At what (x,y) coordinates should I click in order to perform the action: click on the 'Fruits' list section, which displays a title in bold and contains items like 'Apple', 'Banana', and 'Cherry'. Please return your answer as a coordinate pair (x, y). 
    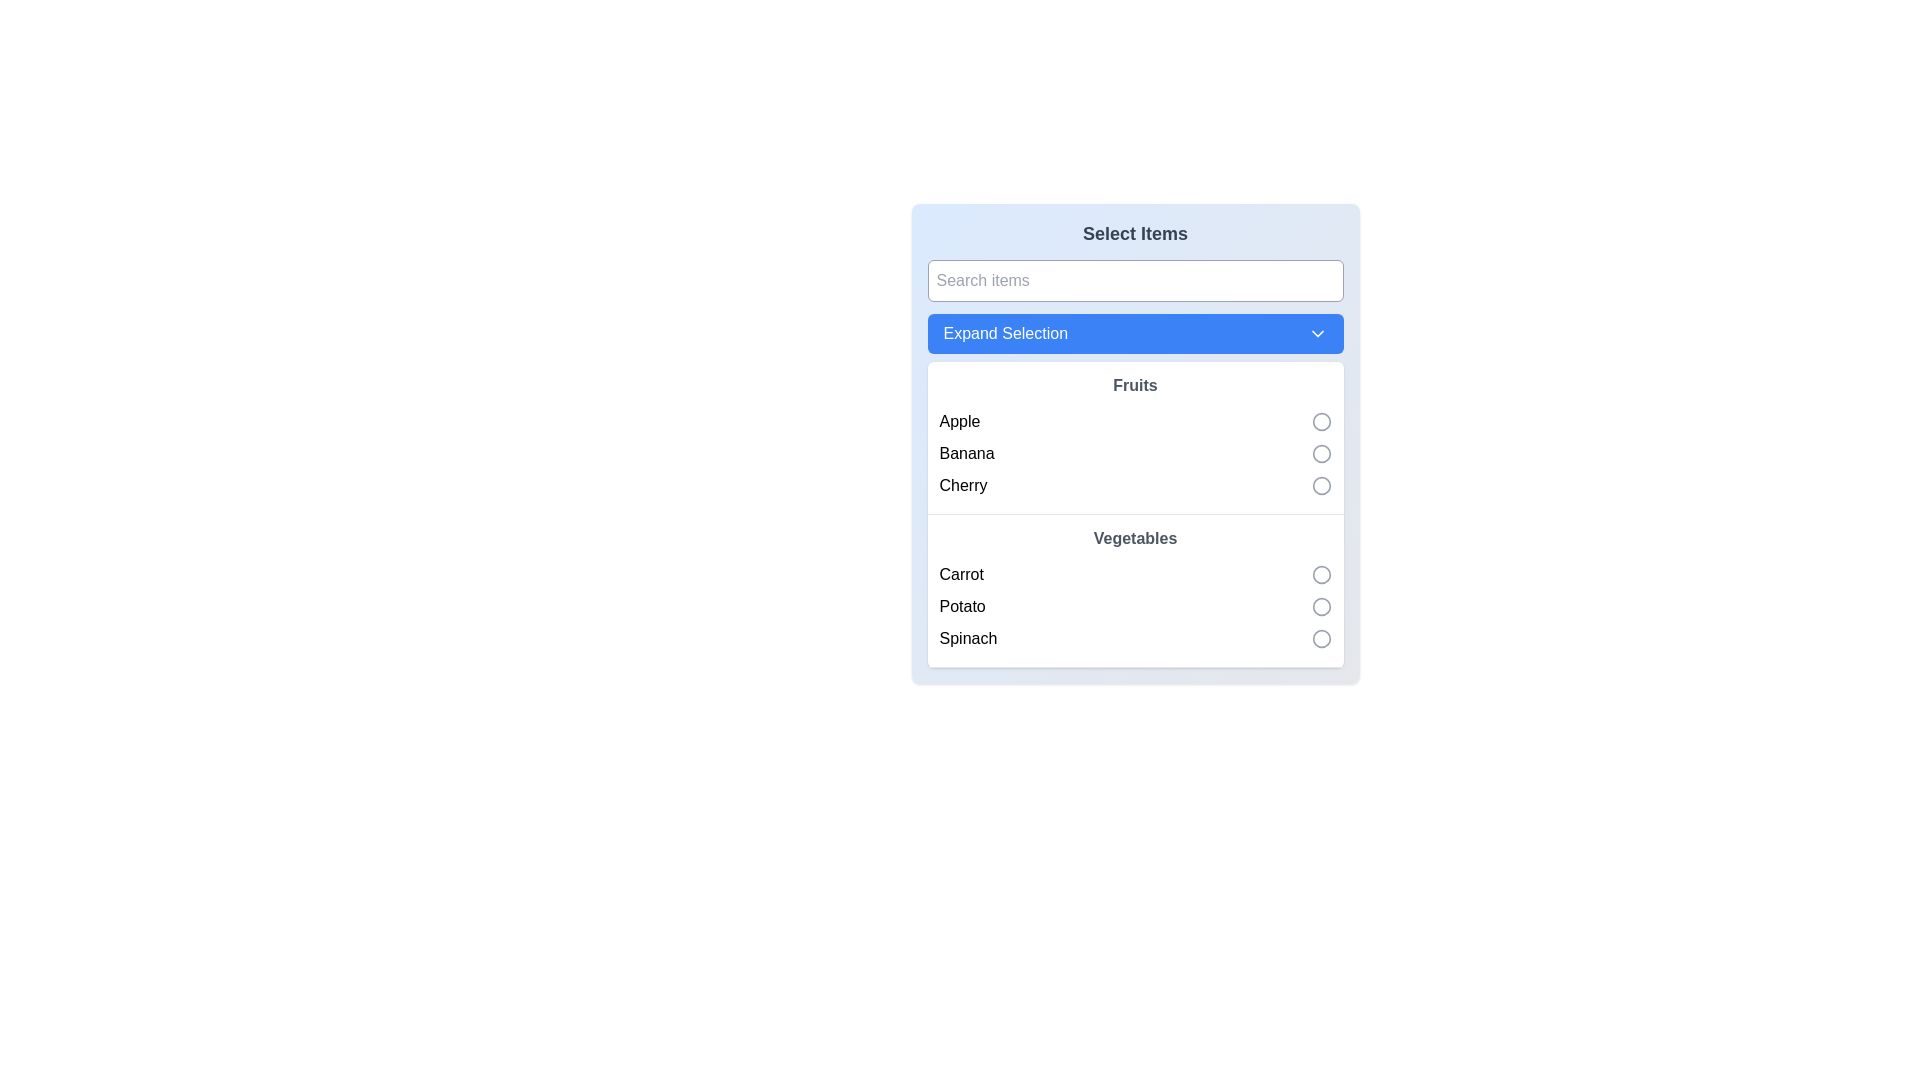
    Looking at the image, I should click on (1135, 437).